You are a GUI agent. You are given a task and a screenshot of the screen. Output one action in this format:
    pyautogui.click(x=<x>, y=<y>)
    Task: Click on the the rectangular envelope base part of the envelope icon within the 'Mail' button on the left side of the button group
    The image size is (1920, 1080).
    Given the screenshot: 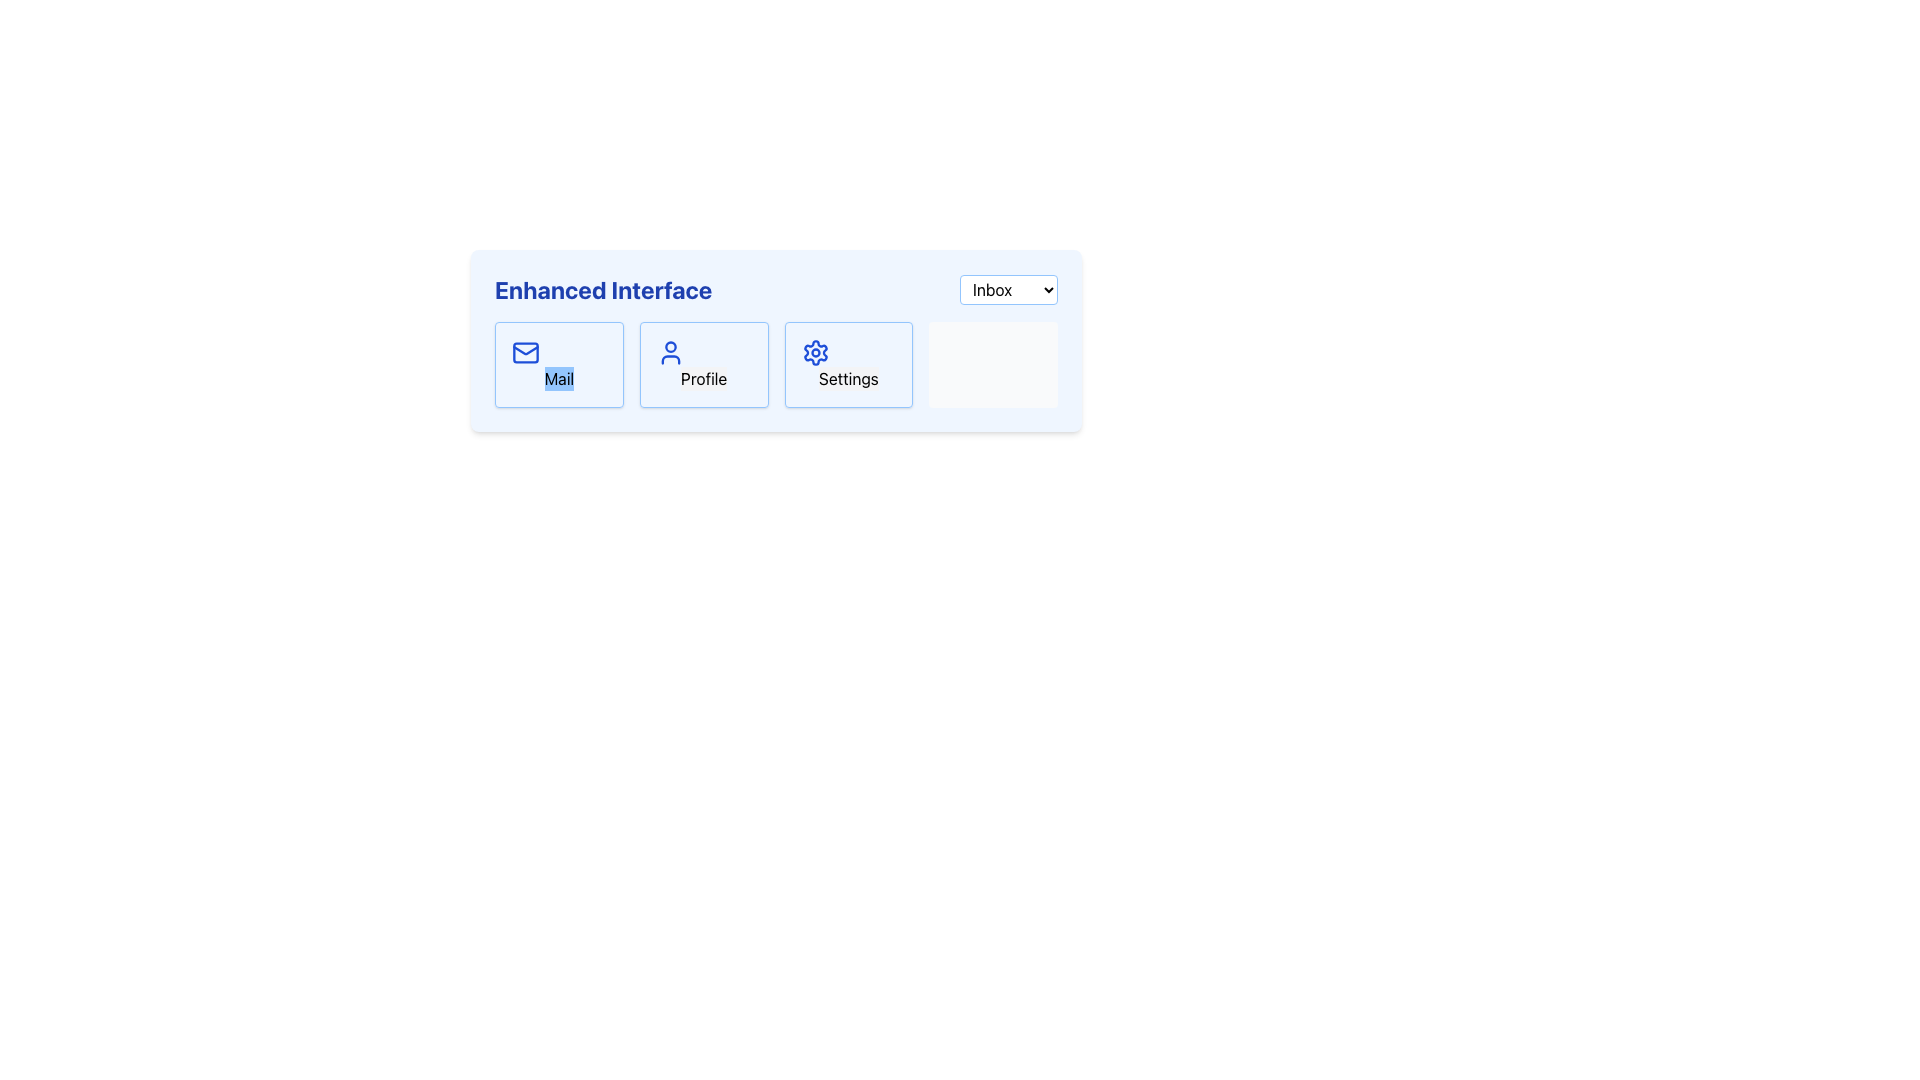 What is the action you would take?
    pyautogui.click(x=526, y=352)
    